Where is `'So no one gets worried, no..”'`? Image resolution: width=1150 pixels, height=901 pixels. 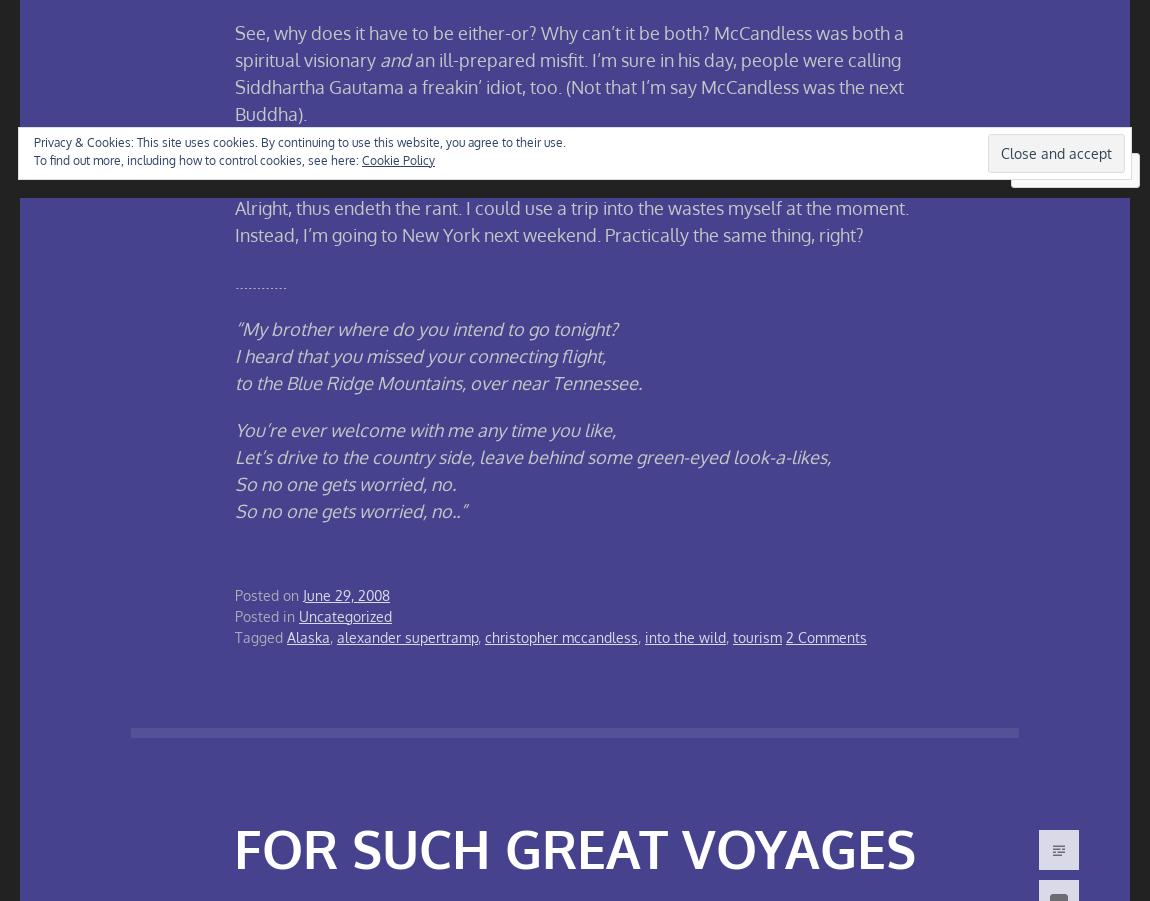 'So no one gets worried, no..”' is located at coordinates (350, 509).